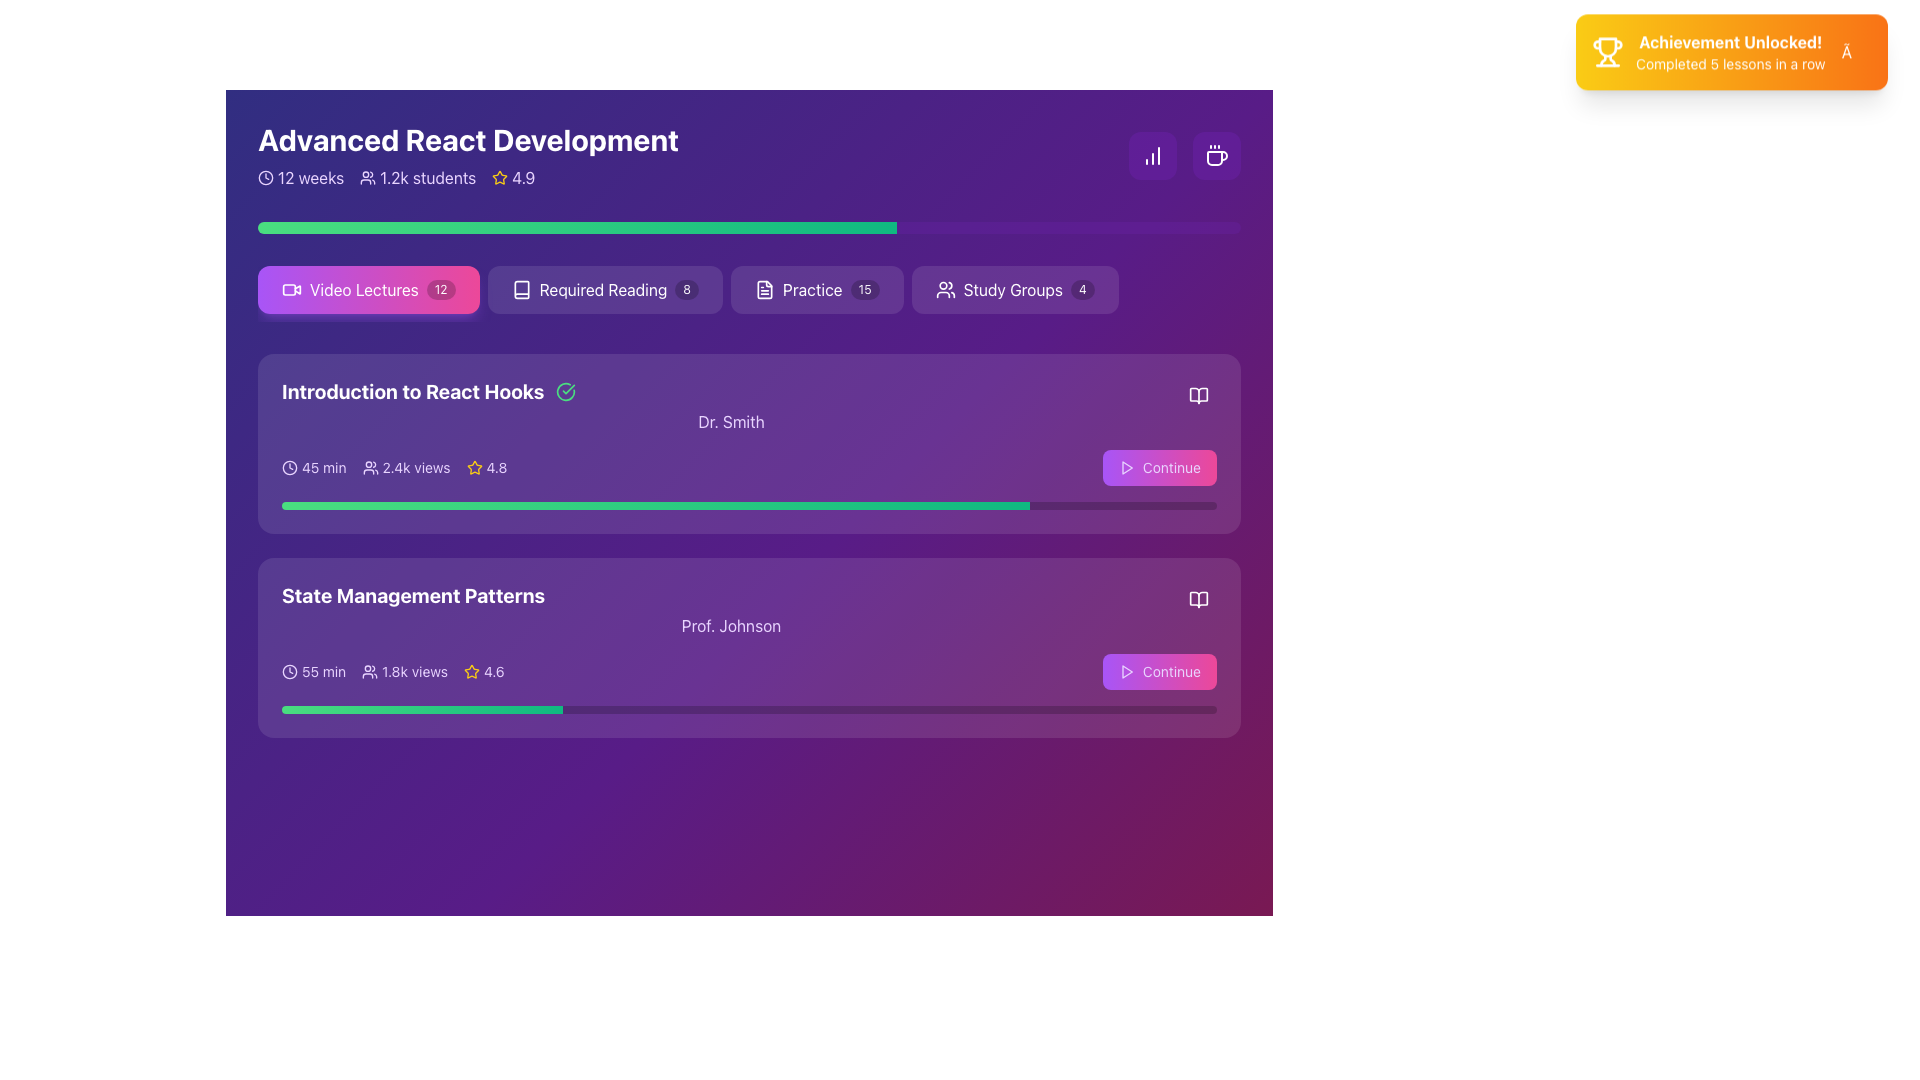 The width and height of the screenshot is (1920, 1080). Describe the element at coordinates (467, 154) in the screenshot. I see `the course section header text block located at the top-left area of the interface, immediately below the purple header bar` at that location.